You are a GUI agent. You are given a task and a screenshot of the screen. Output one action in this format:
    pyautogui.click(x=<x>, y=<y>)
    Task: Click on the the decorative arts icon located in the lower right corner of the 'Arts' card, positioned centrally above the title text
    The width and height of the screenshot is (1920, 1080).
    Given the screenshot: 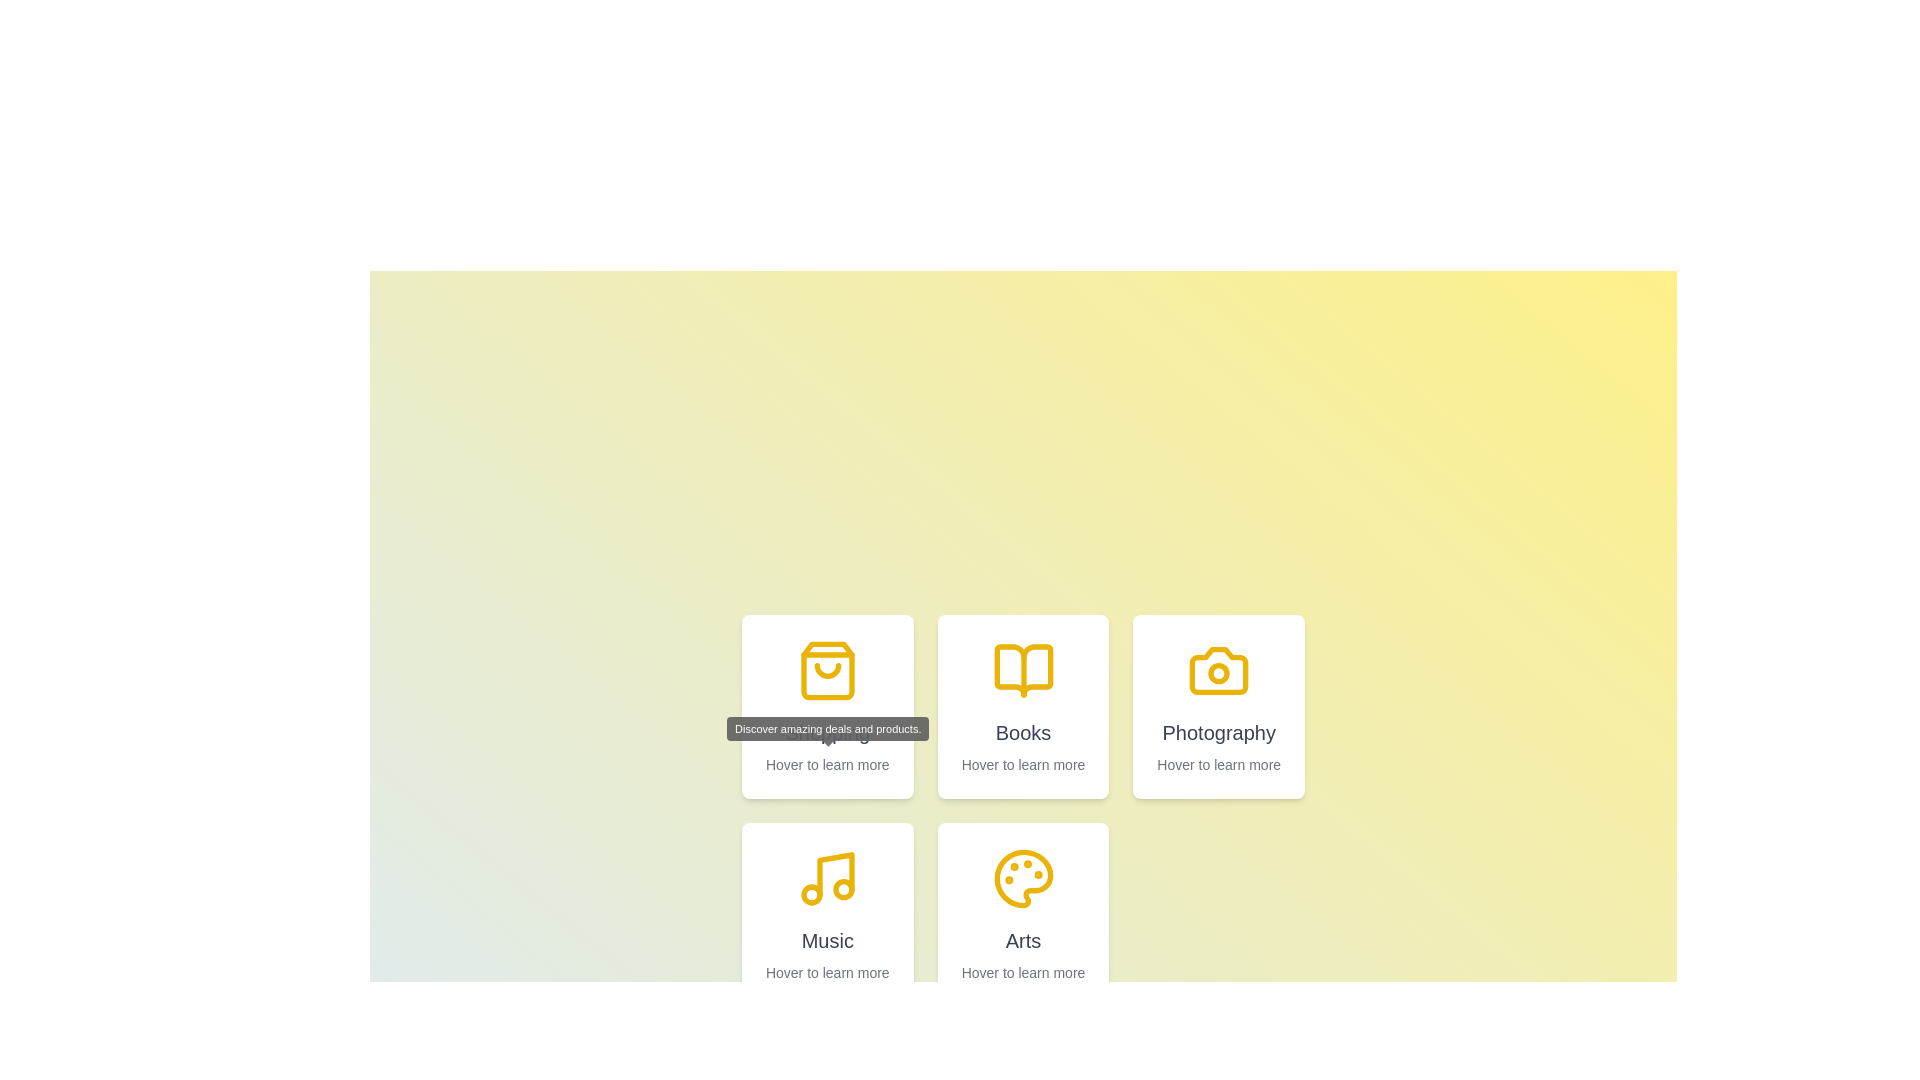 What is the action you would take?
    pyautogui.click(x=1023, y=878)
    